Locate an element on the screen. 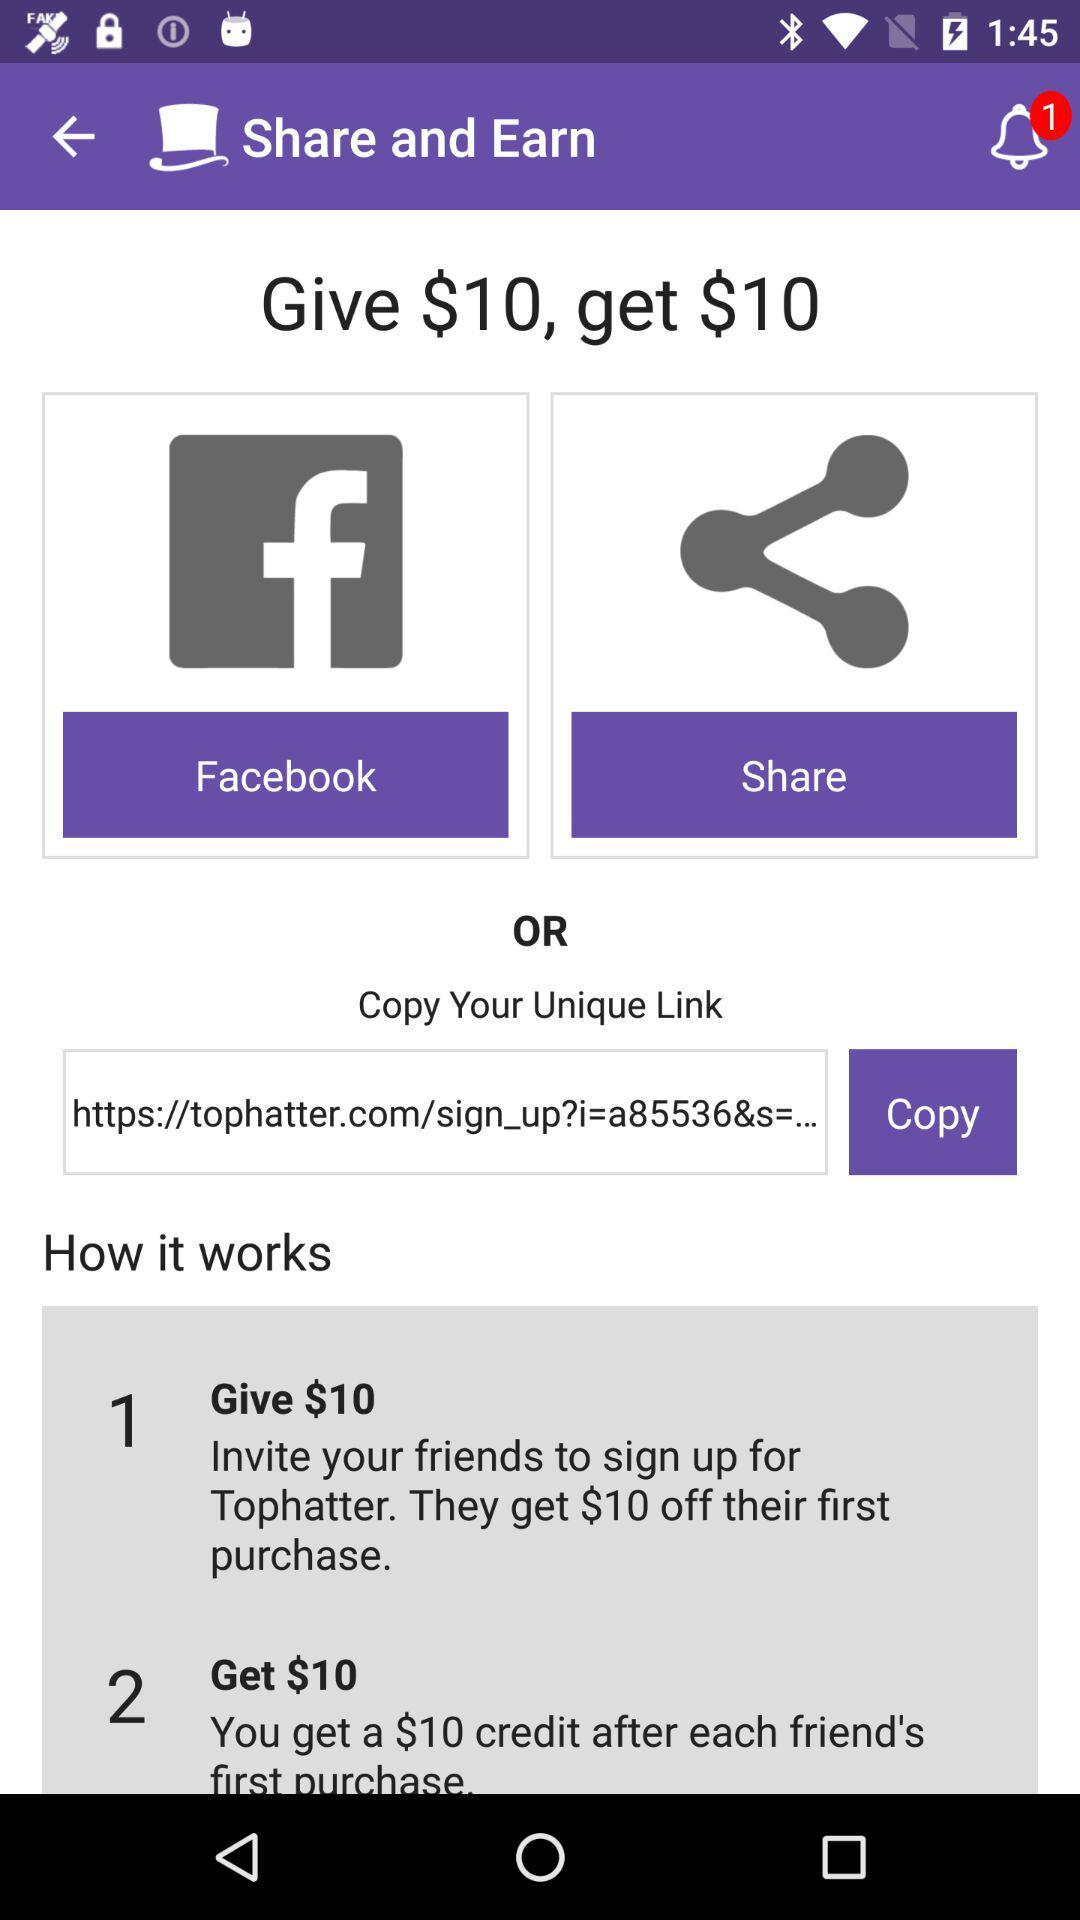  item above give 10 get is located at coordinates (72, 135).